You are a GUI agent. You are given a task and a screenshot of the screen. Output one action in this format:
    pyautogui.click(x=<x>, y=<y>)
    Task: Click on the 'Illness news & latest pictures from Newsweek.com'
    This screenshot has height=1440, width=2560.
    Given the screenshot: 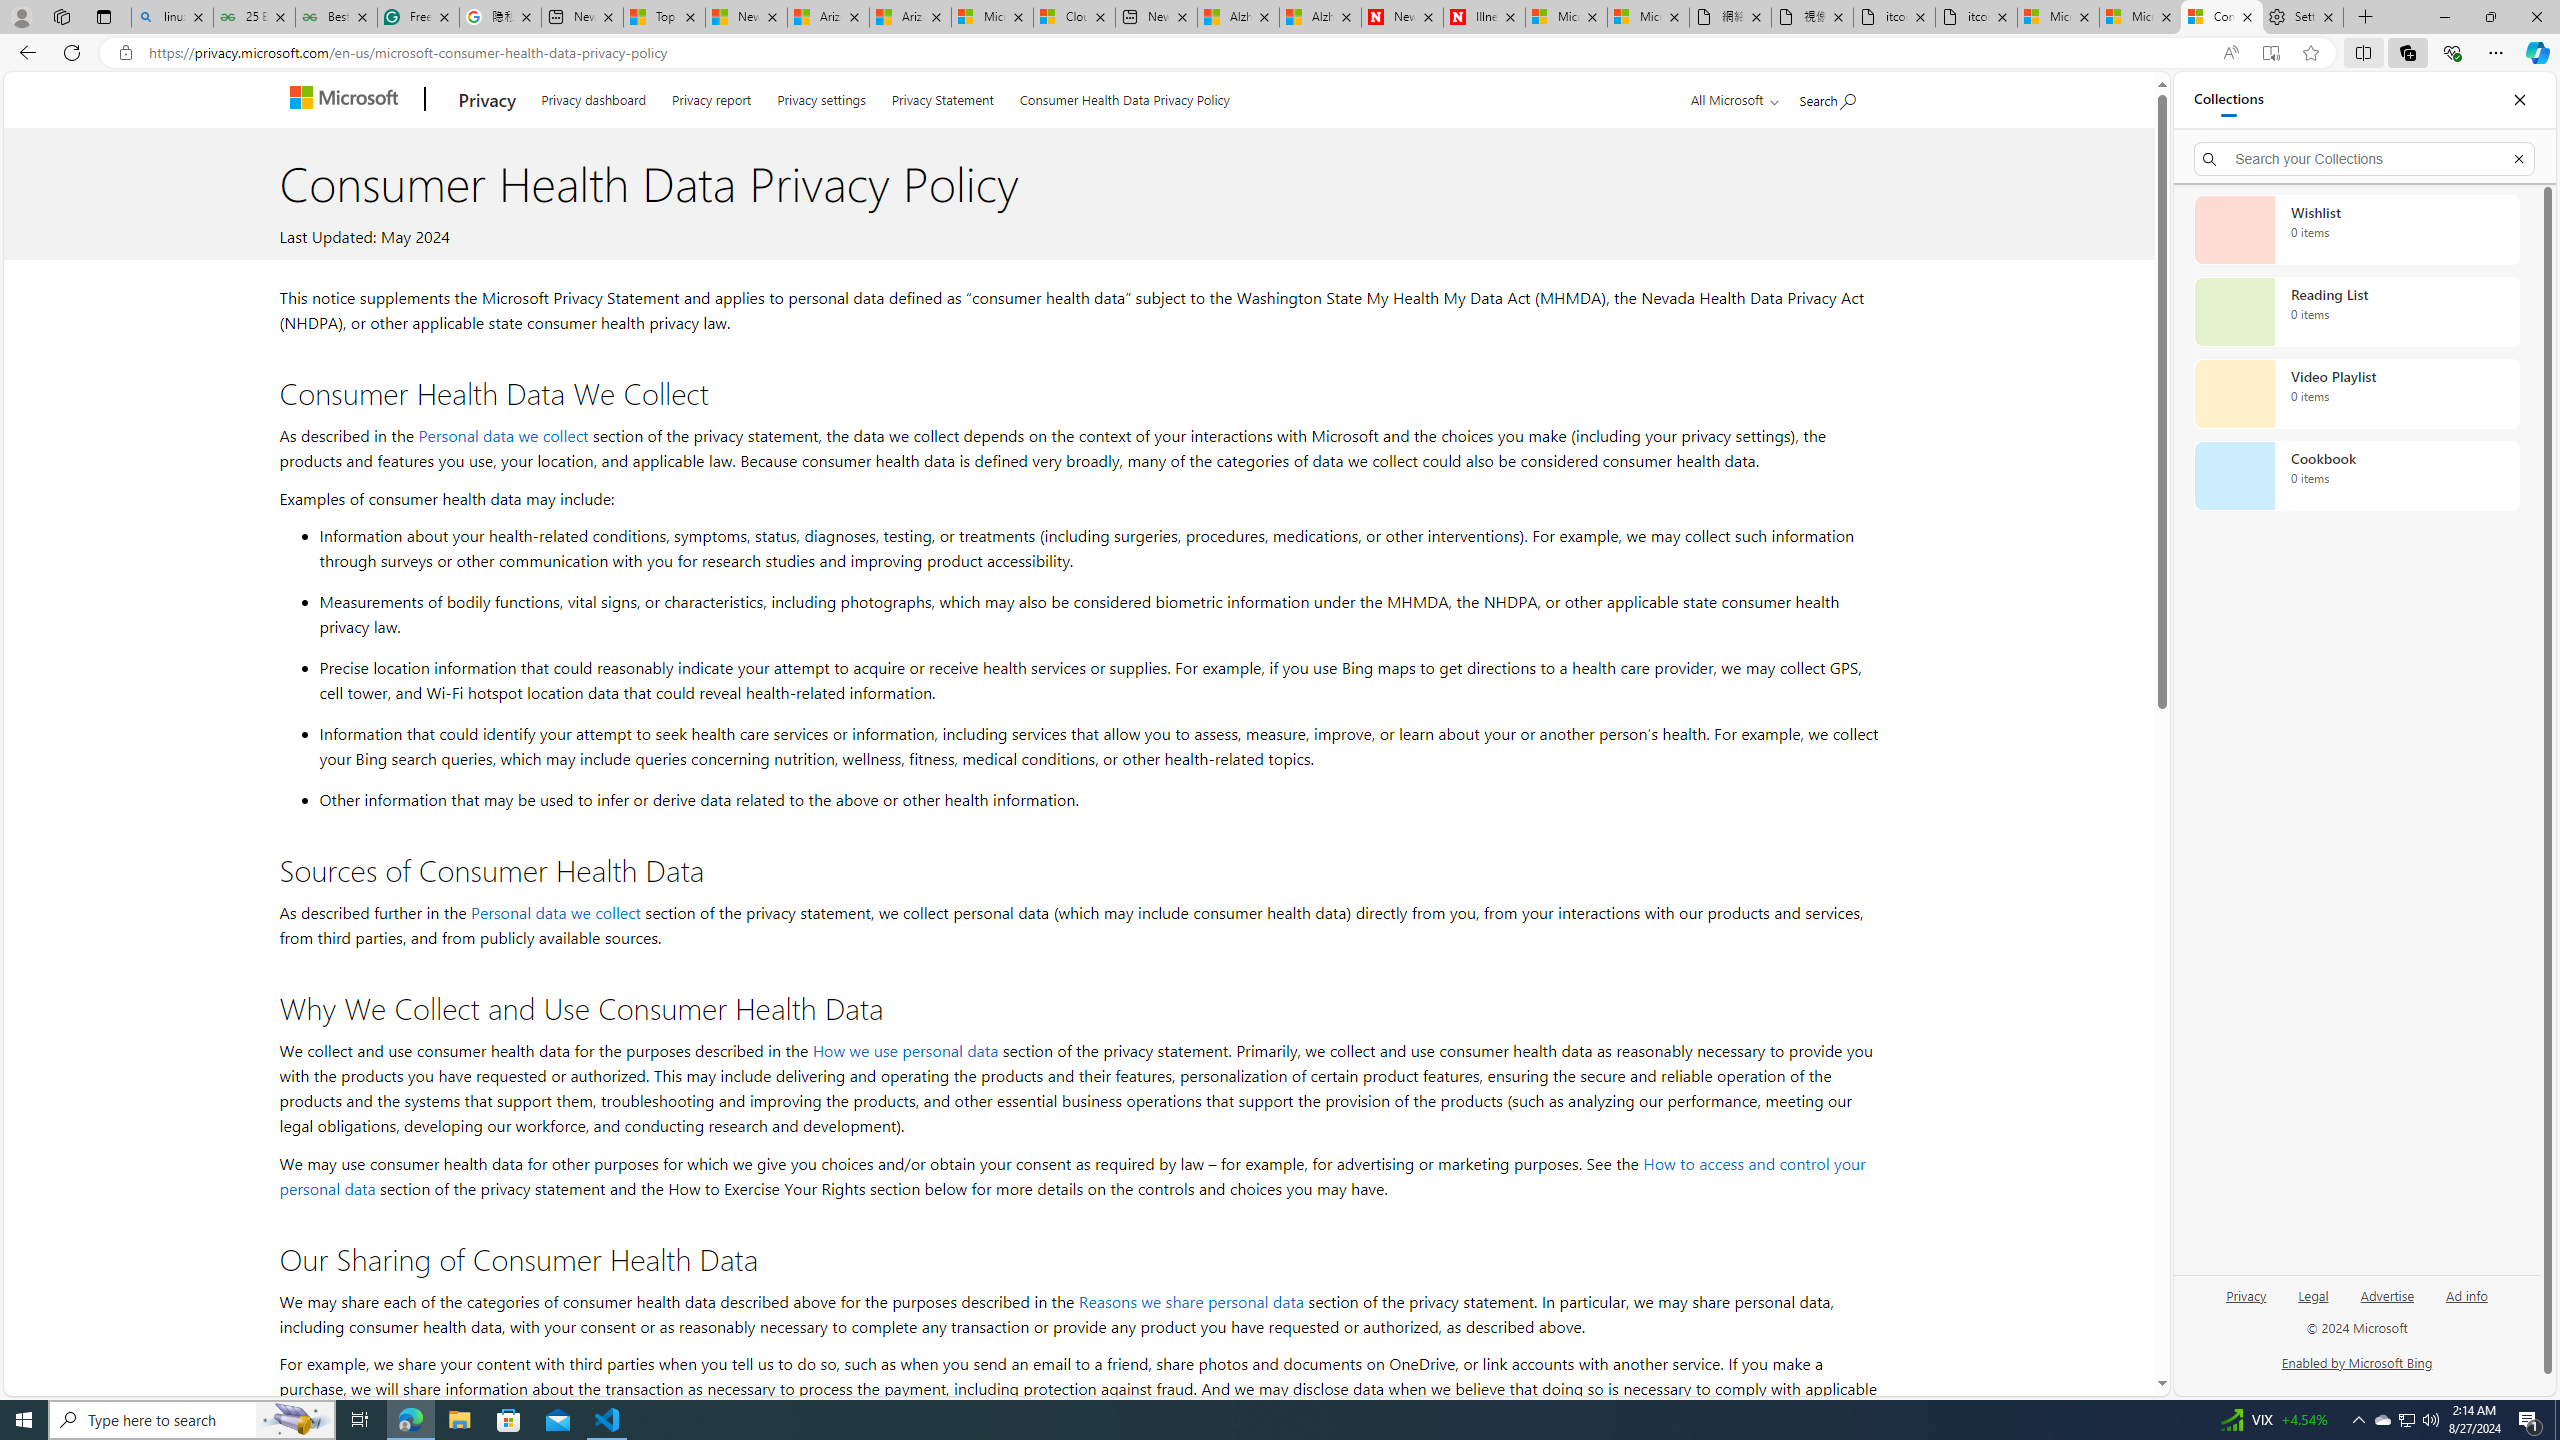 What is the action you would take?
    pyautogui.click(x=1483, y=16)
    